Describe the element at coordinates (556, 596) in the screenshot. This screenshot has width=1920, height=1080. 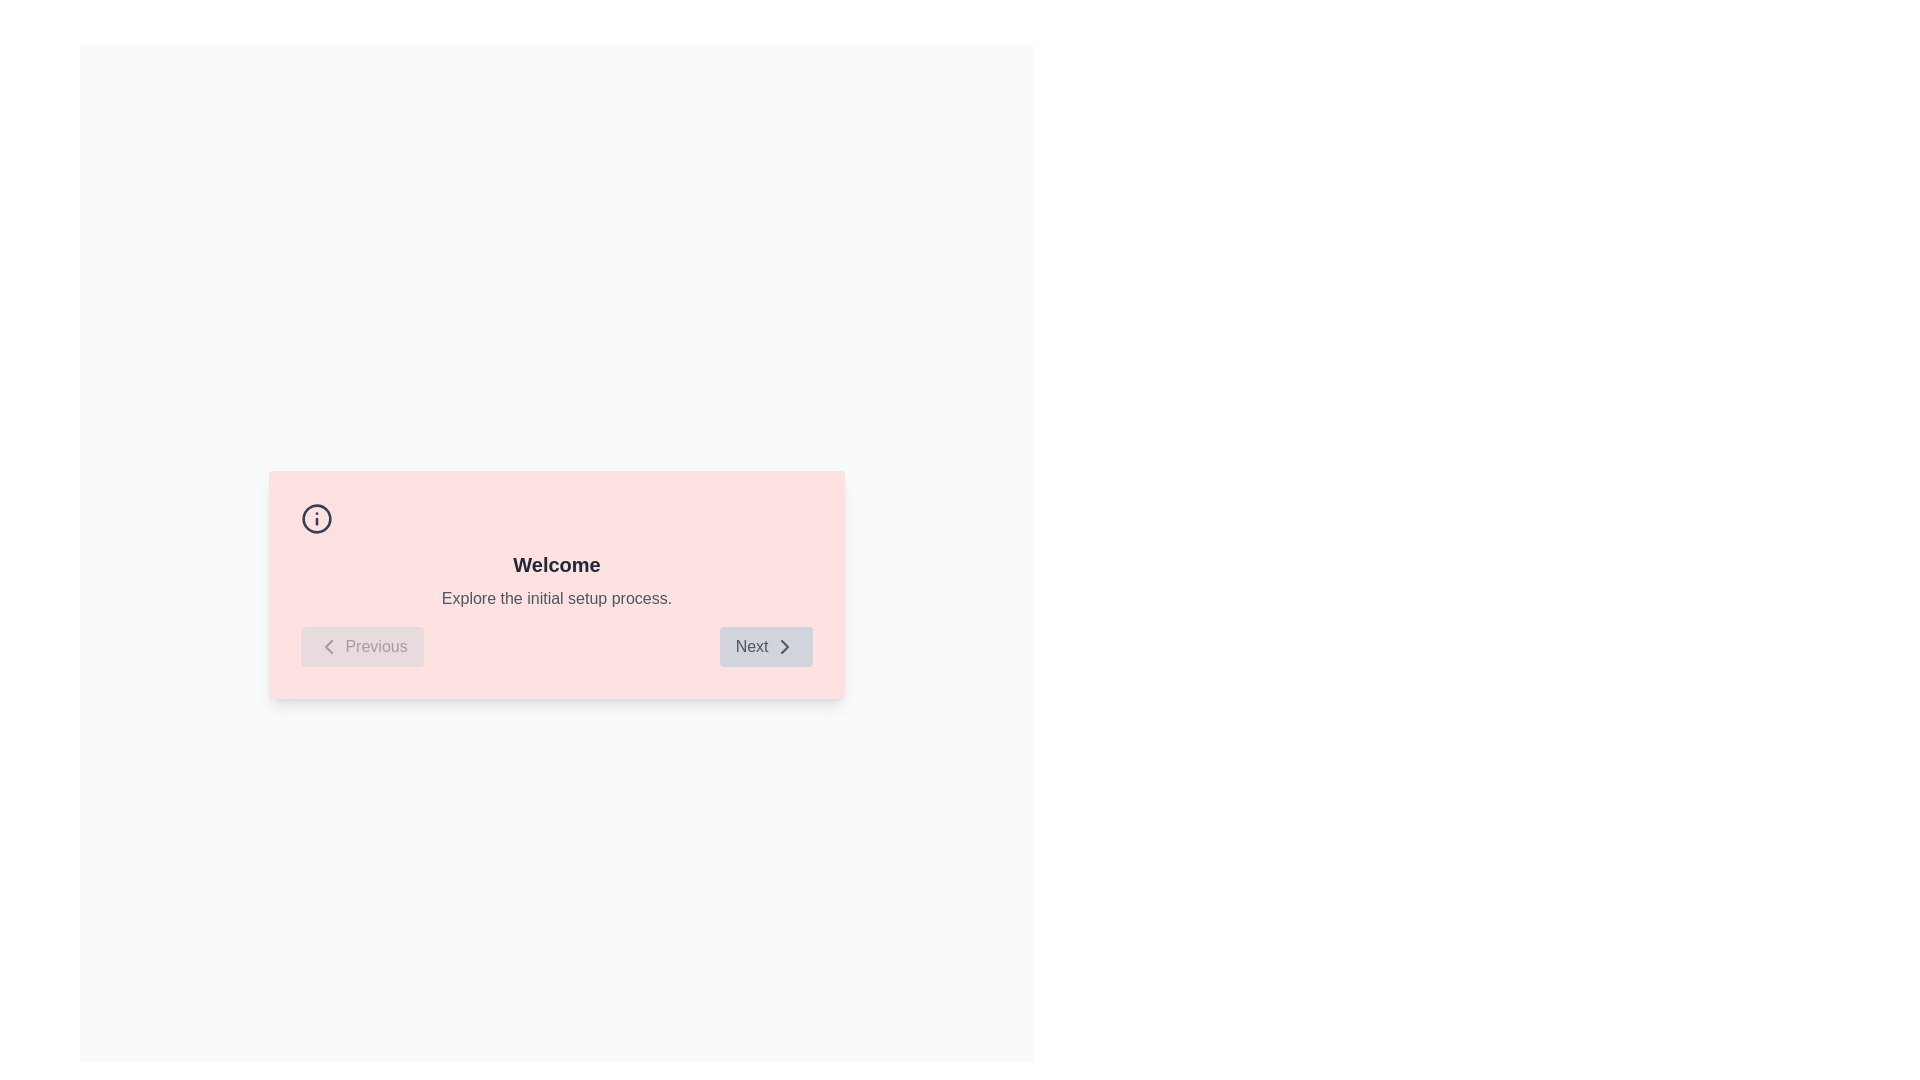
I see `the text element that is styled with a smaller font size and gray color, located beneath the 'Welcome' heading within a centered card layout` at that location.